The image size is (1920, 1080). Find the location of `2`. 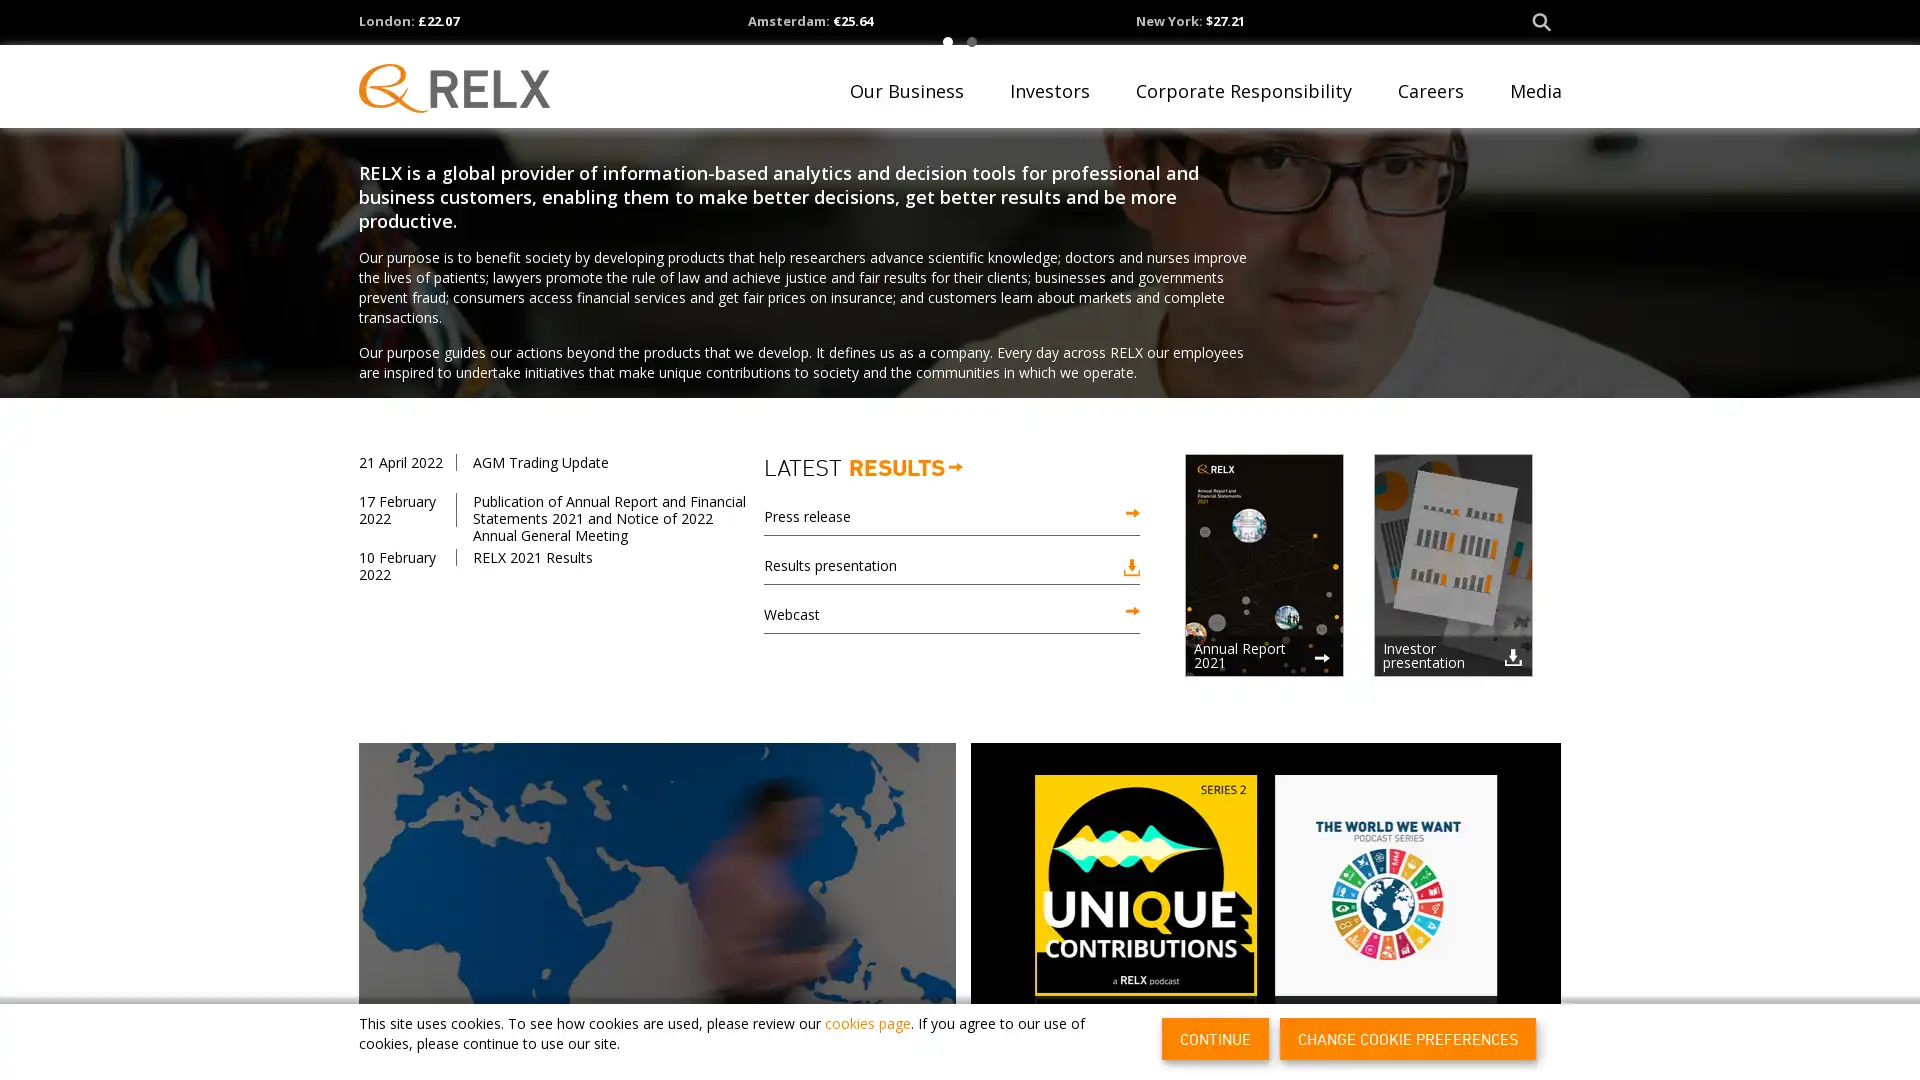

2 is located at coordinates (972, 42).